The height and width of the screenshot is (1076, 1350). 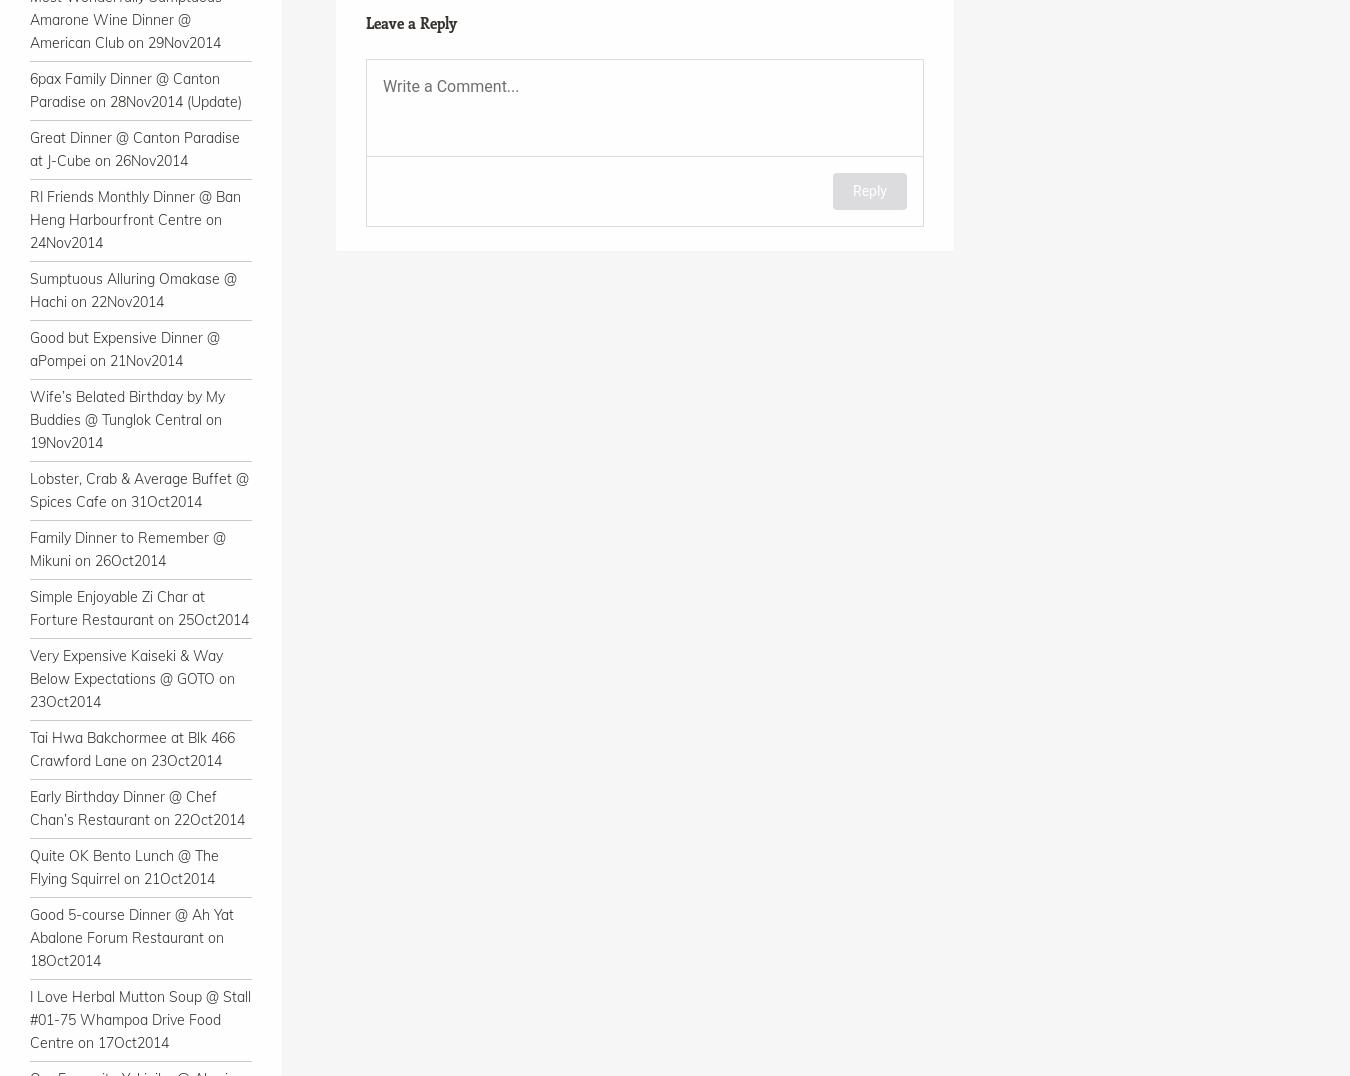 I want to click on 'Simple Enjoyable Zi Char at Forture Restaurant on 25Oct2014', so click(x=139, y=608).